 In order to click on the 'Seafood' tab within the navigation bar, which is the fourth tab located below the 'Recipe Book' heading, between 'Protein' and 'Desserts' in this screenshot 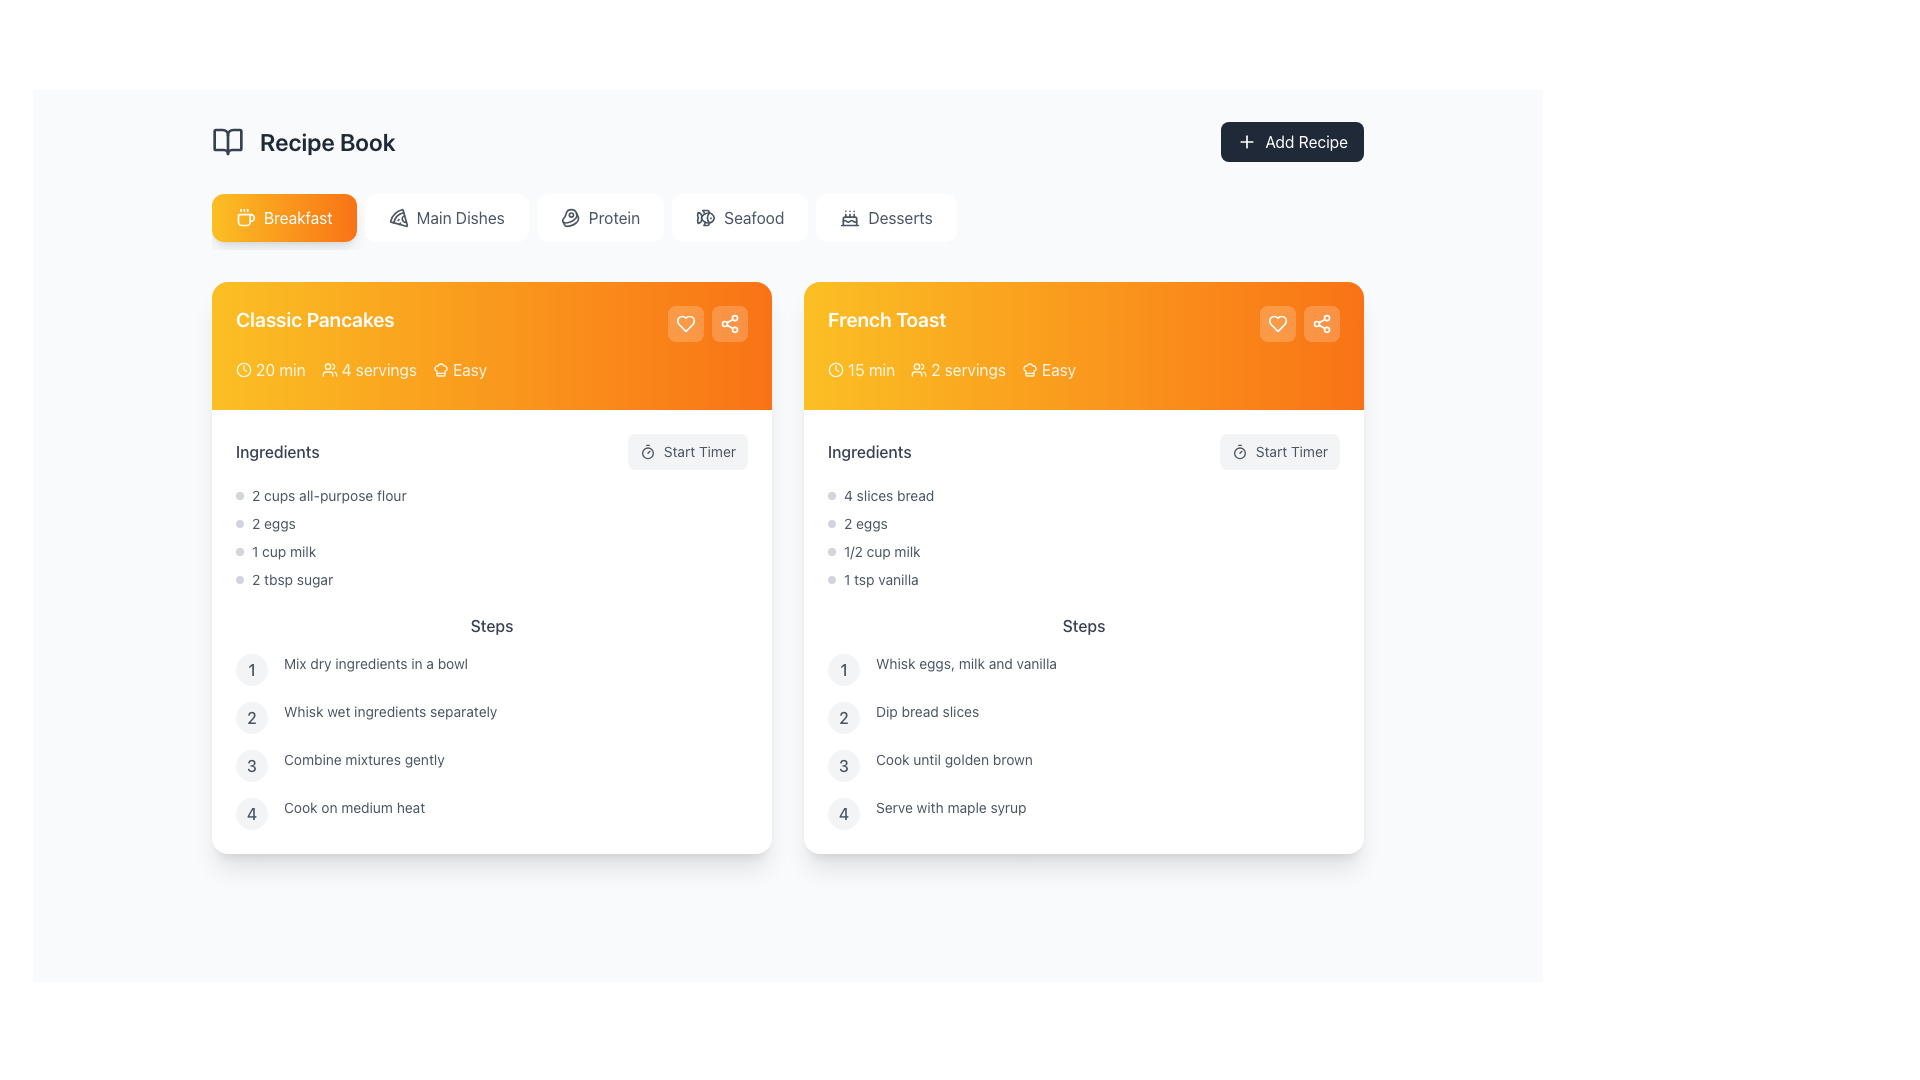, I will do `click(753, 218)`.